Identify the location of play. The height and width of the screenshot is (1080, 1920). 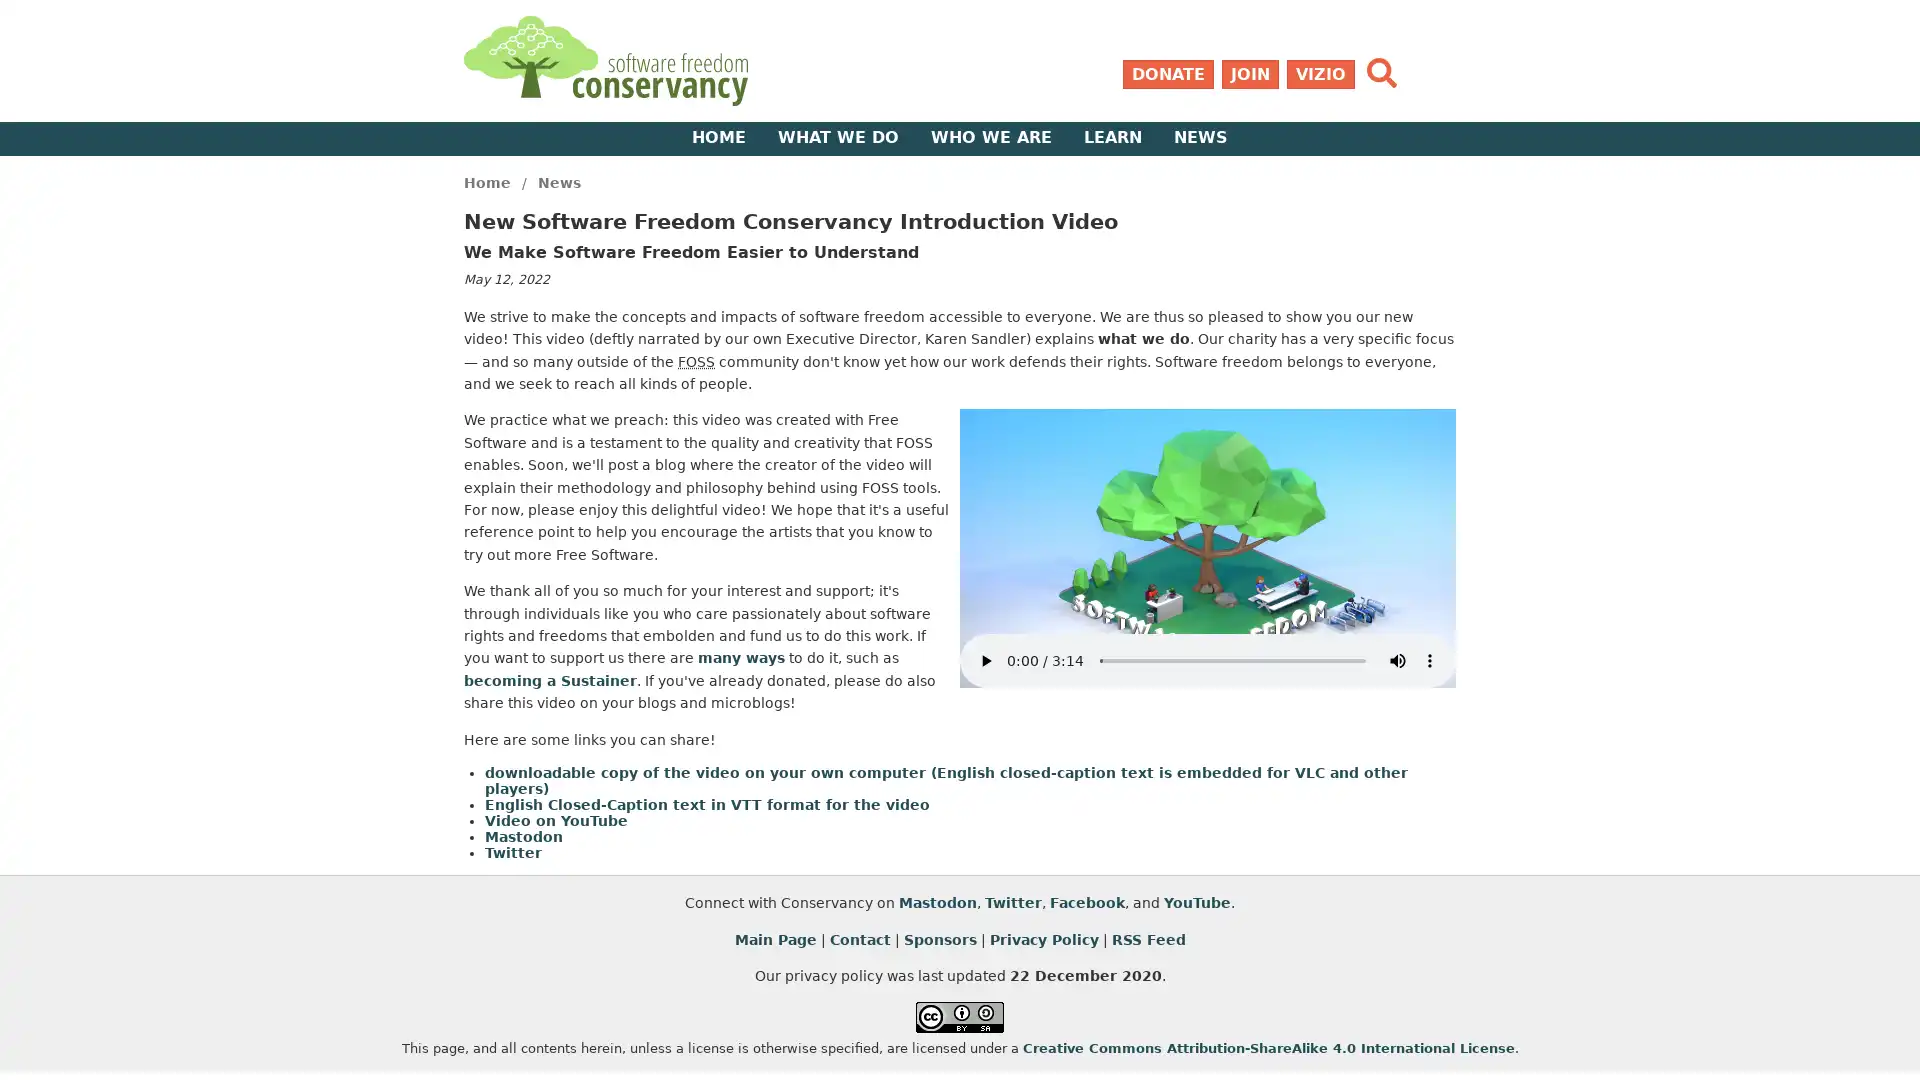
(985, 660).